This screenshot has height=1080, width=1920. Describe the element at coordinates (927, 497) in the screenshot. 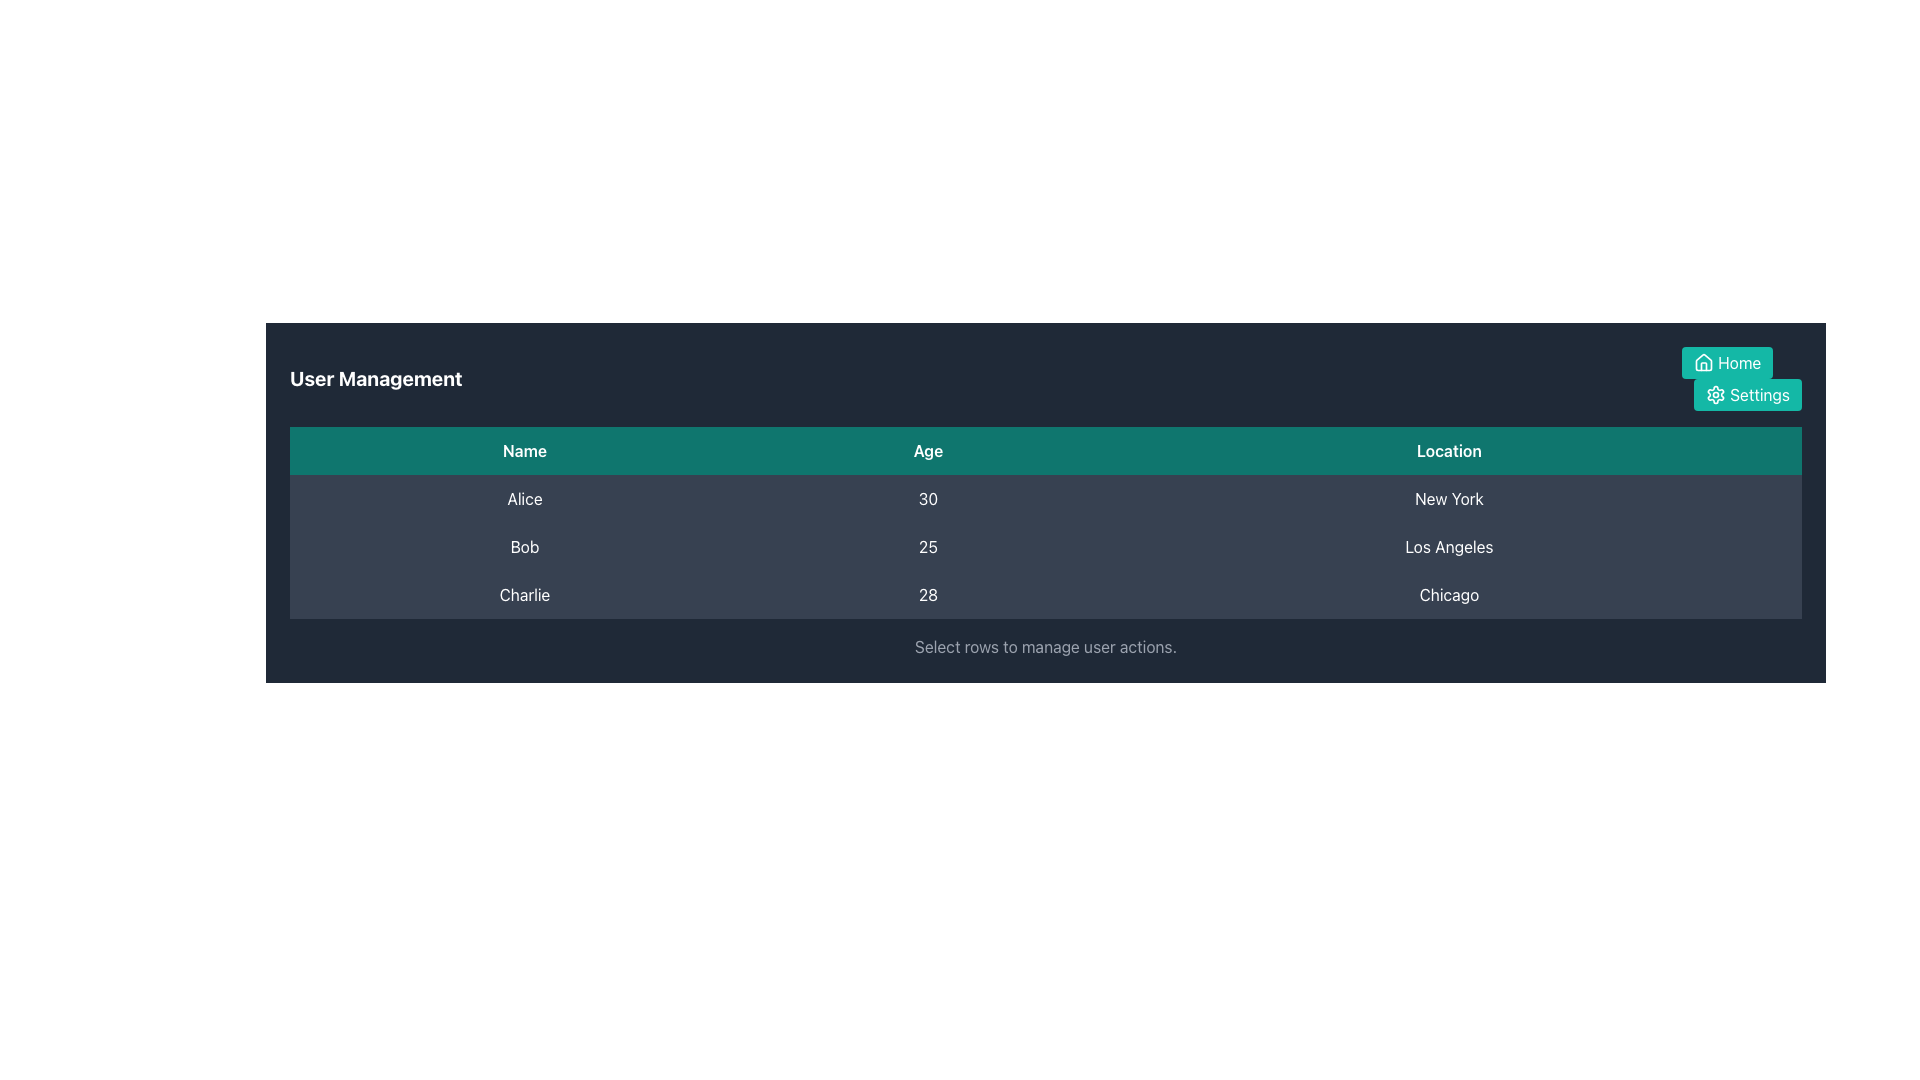

I see `the text displaying the age '30' of the individual named Alice, which is located in the second column of the first row of the data table` at that location.